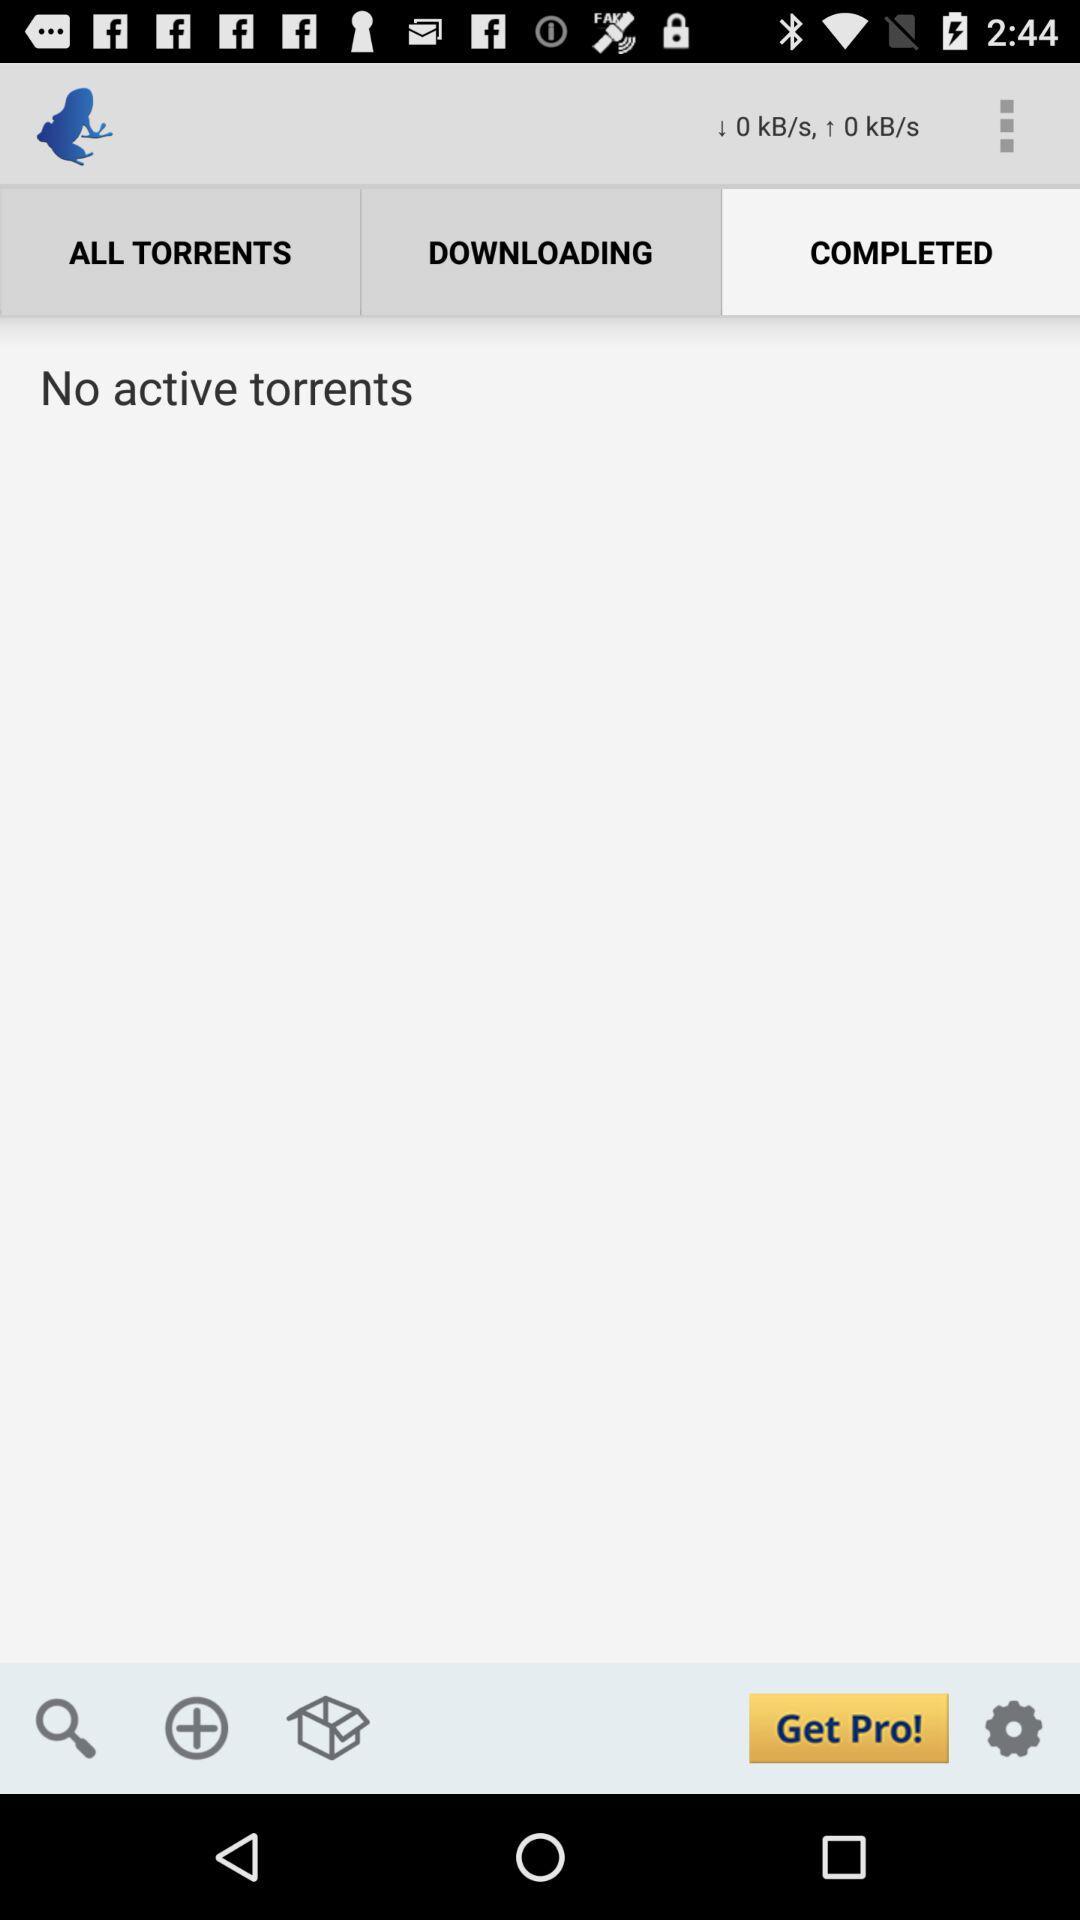 The width and height of the screenshot is (1080, 1920). I want to click on the search icon, so click(64, 1848).